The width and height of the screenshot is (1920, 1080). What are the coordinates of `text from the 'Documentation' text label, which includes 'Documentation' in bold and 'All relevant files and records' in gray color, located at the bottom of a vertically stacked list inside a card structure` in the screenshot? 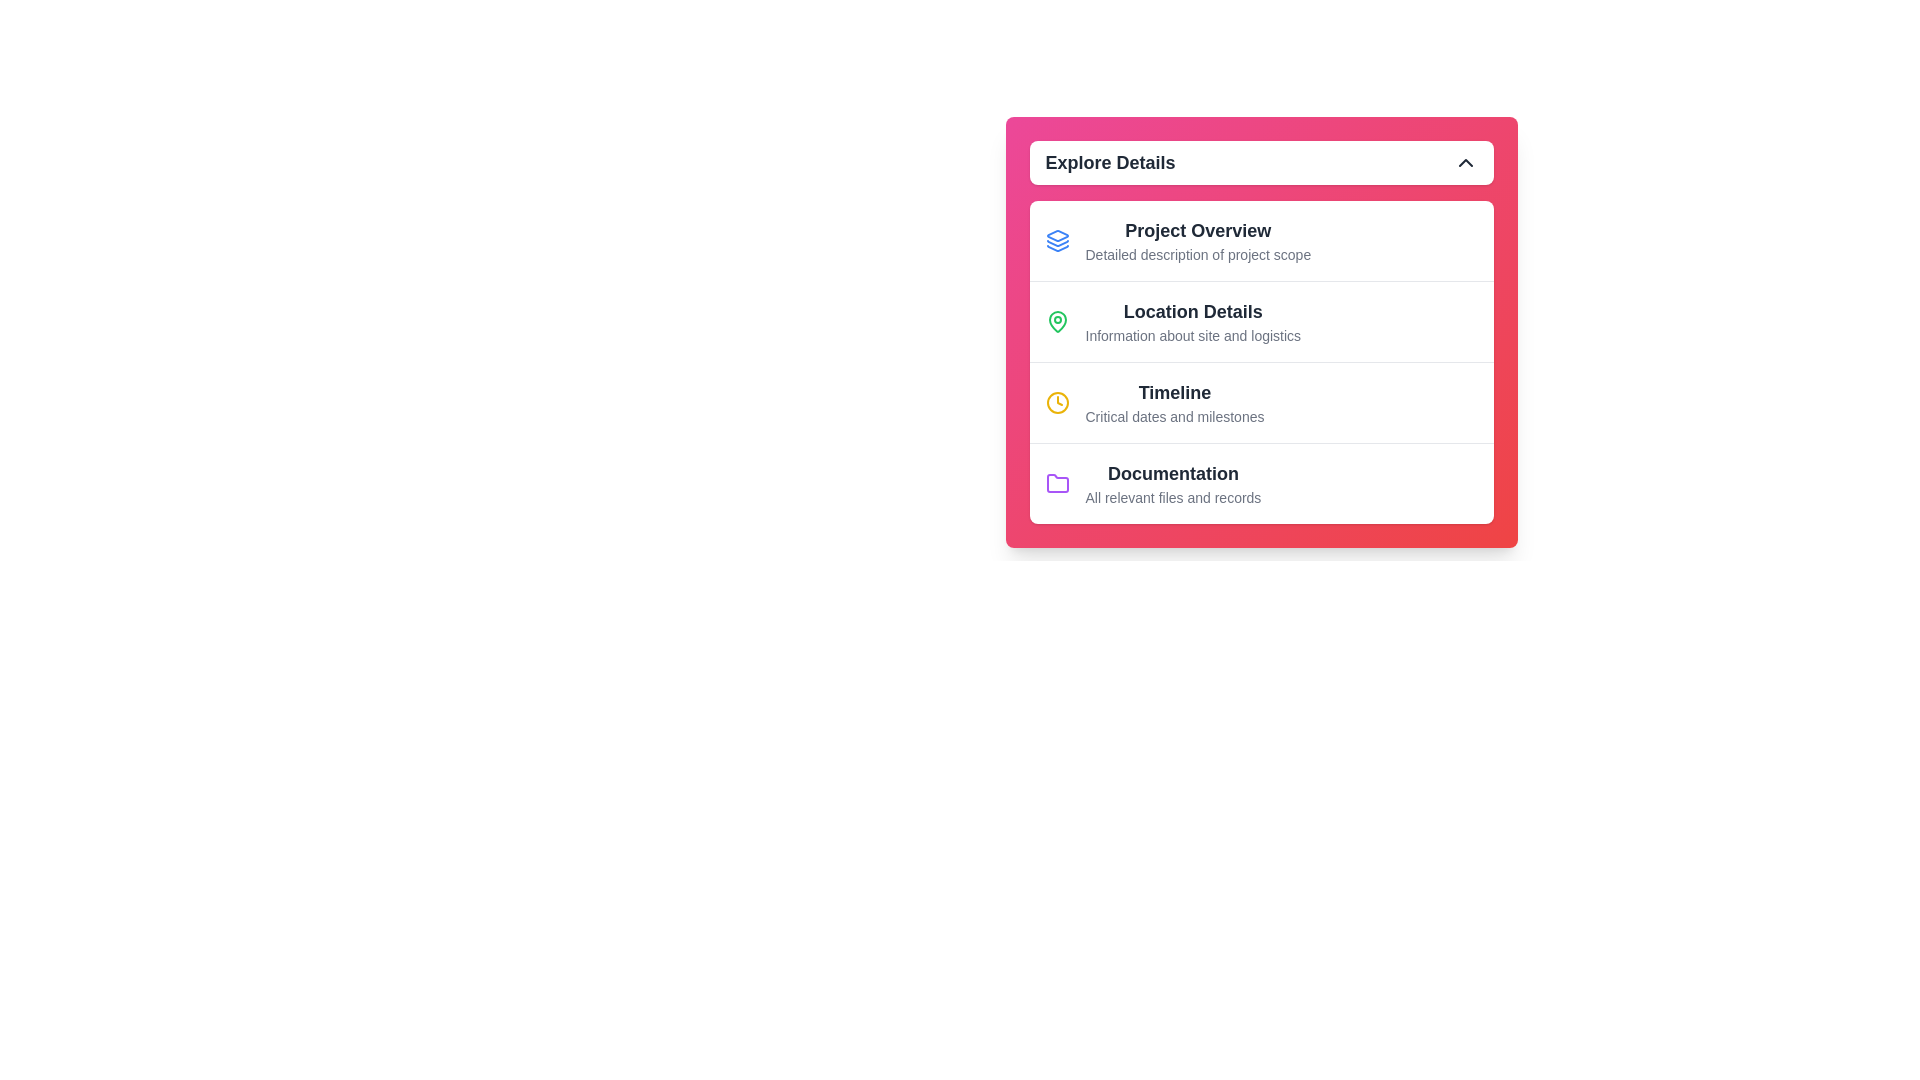 It's located at (1173, 483).